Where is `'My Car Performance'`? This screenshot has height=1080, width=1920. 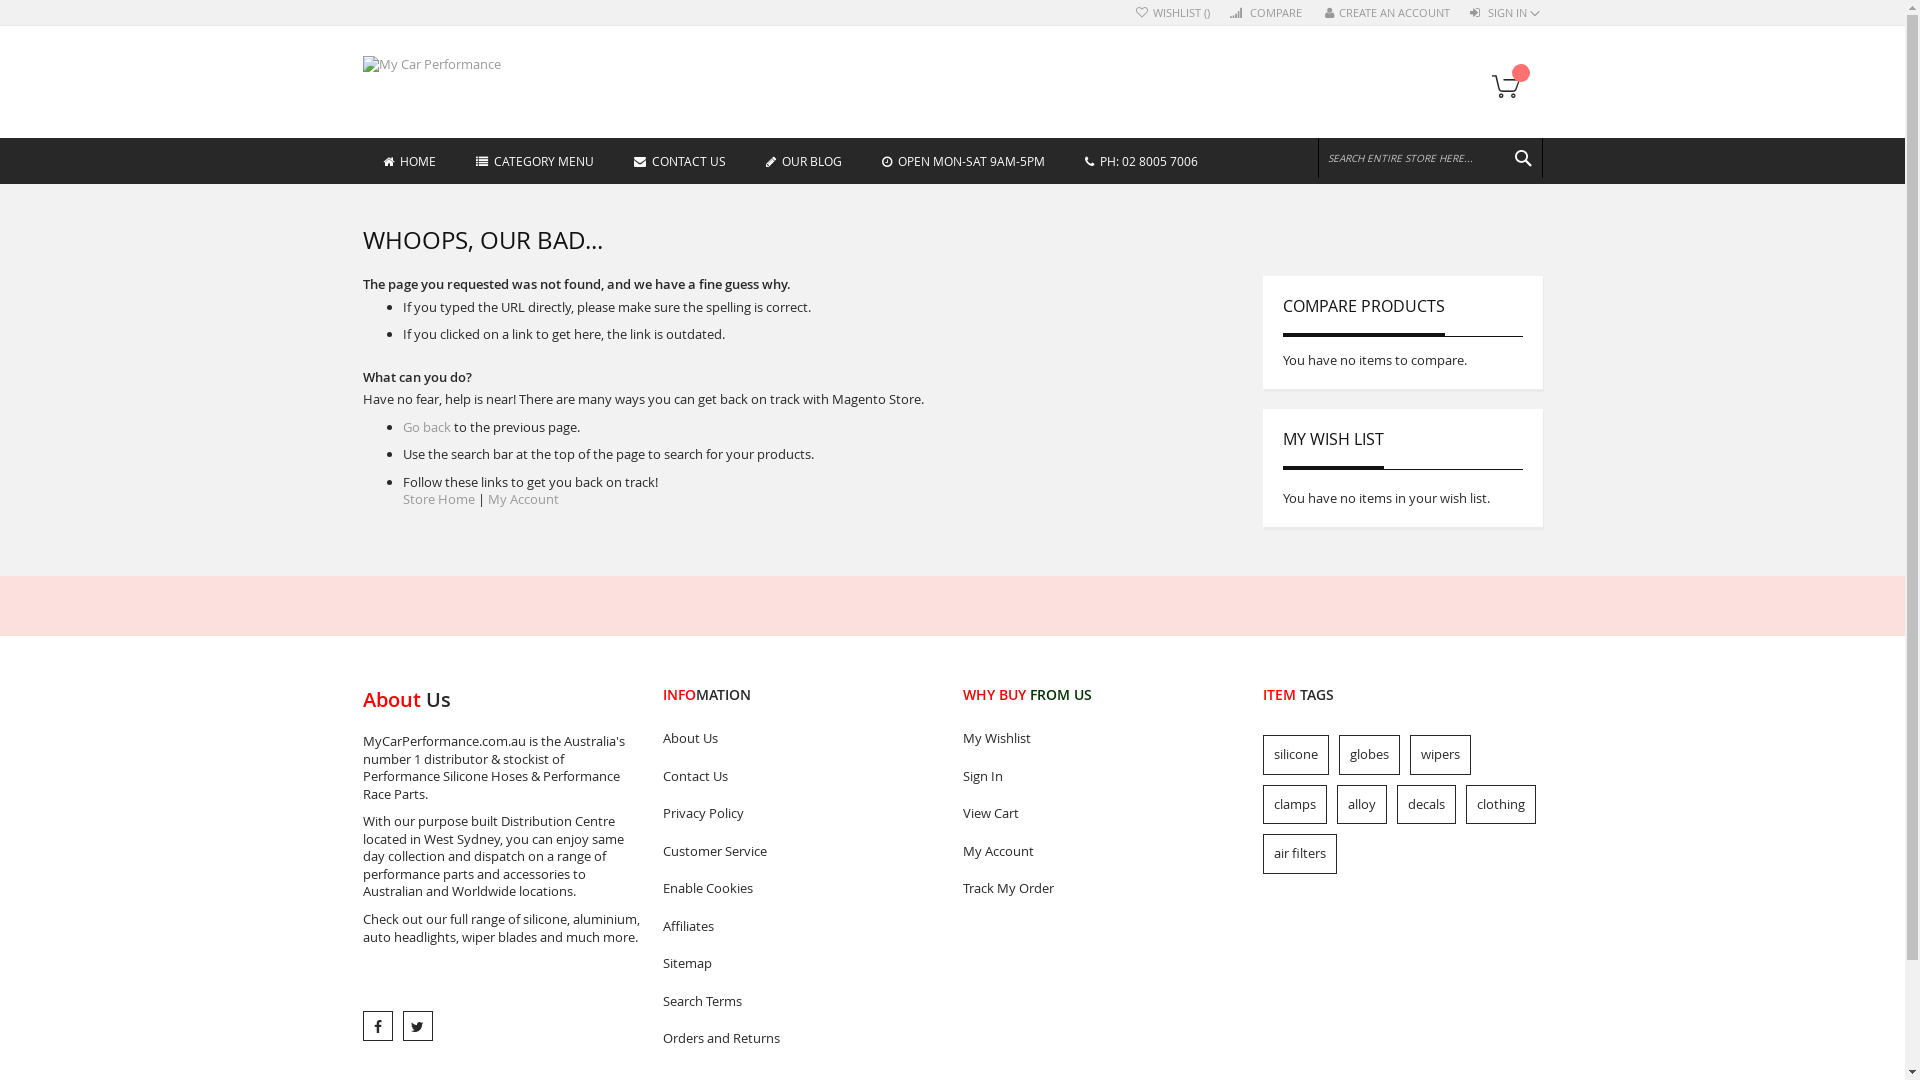
'My Car Performance' is located at coordinates (445, 64).